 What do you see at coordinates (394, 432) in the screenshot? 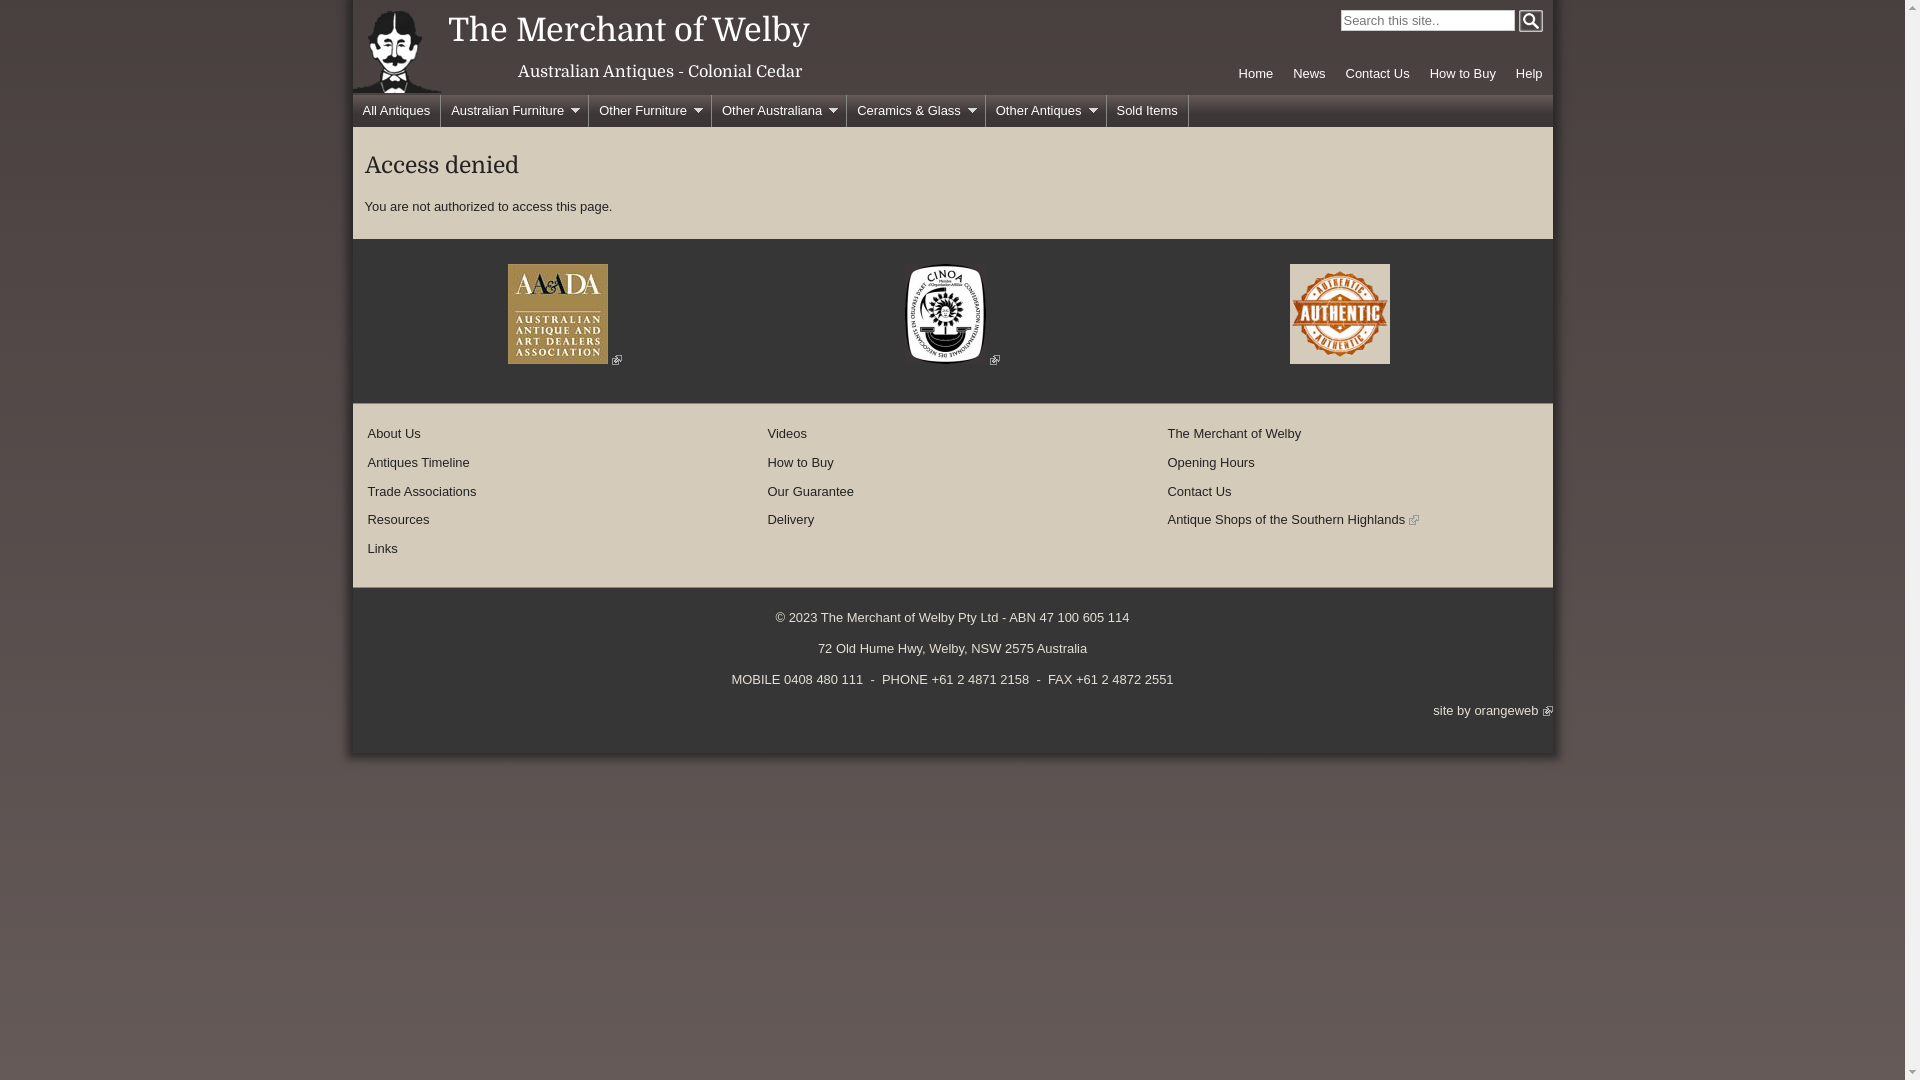
I see `'About Us'` at bounding box center [394, 432].